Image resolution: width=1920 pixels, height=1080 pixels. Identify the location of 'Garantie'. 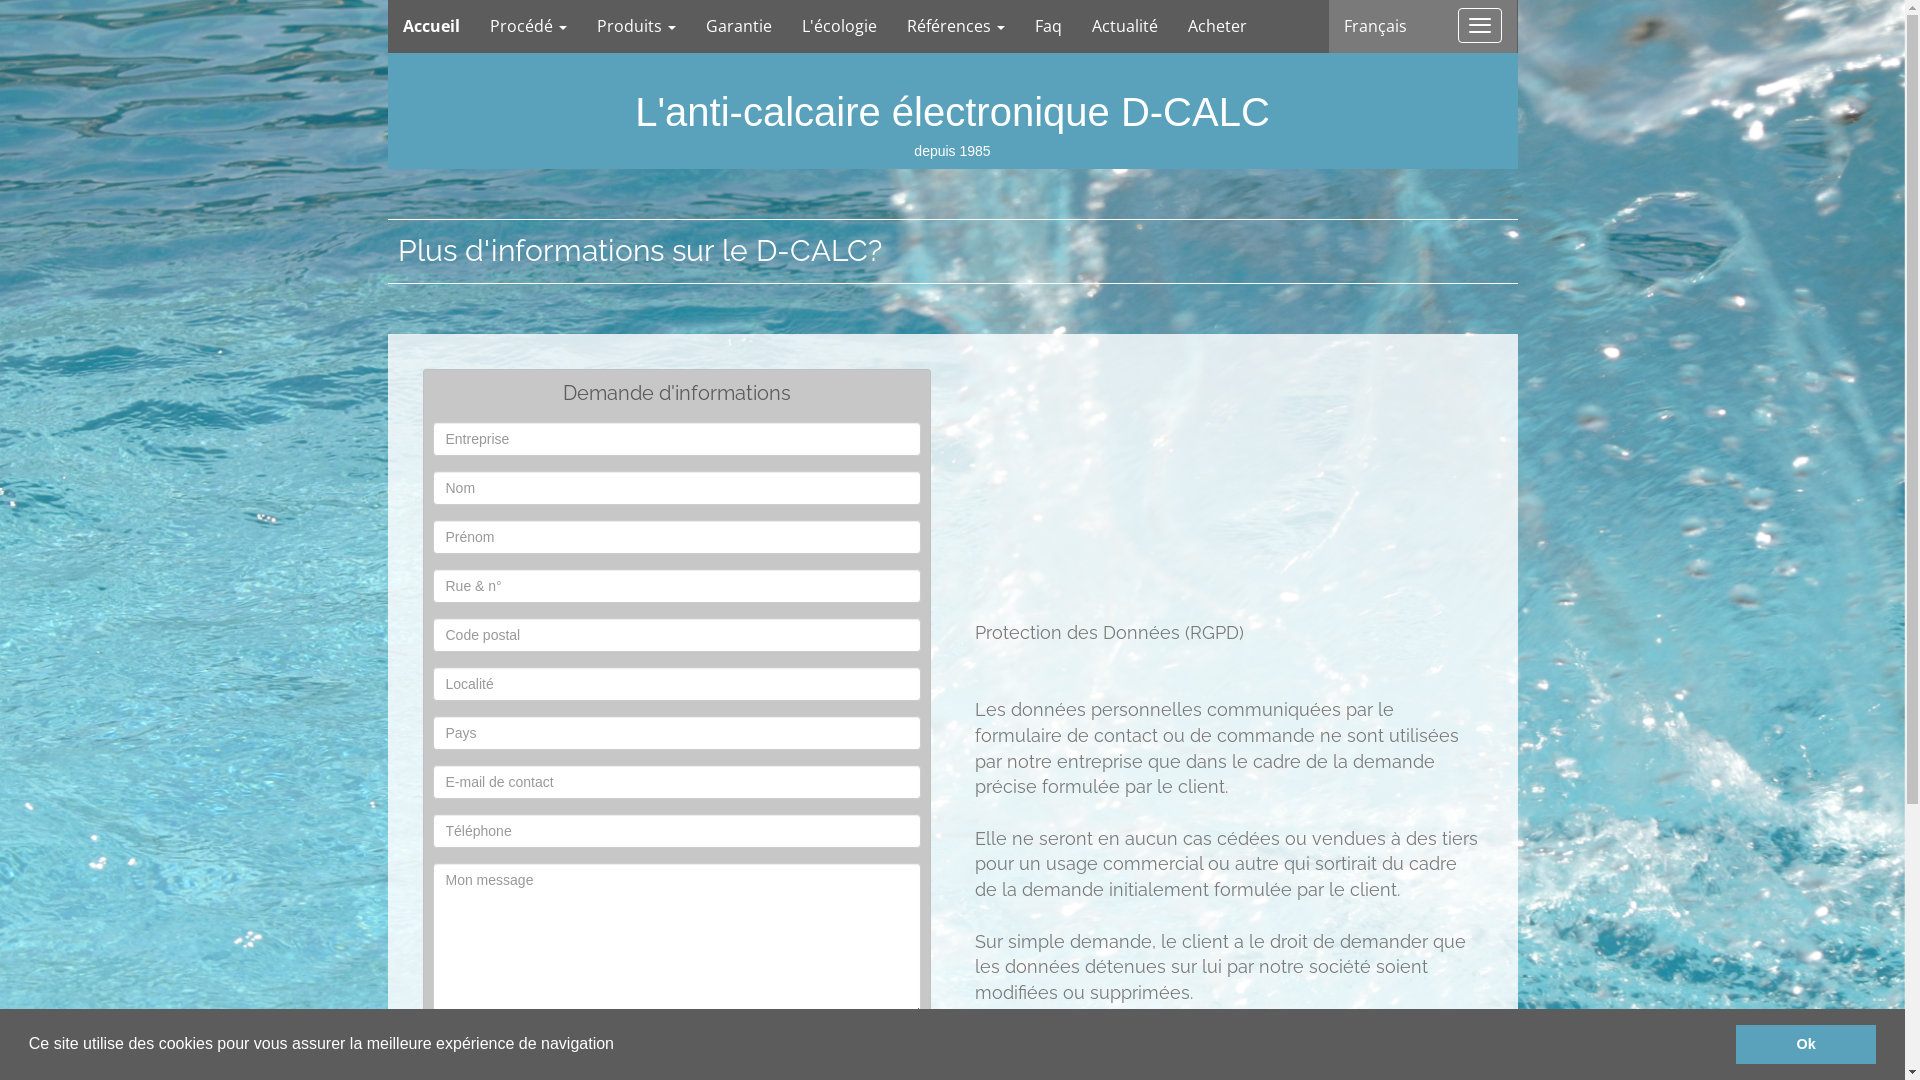
(690, 26).